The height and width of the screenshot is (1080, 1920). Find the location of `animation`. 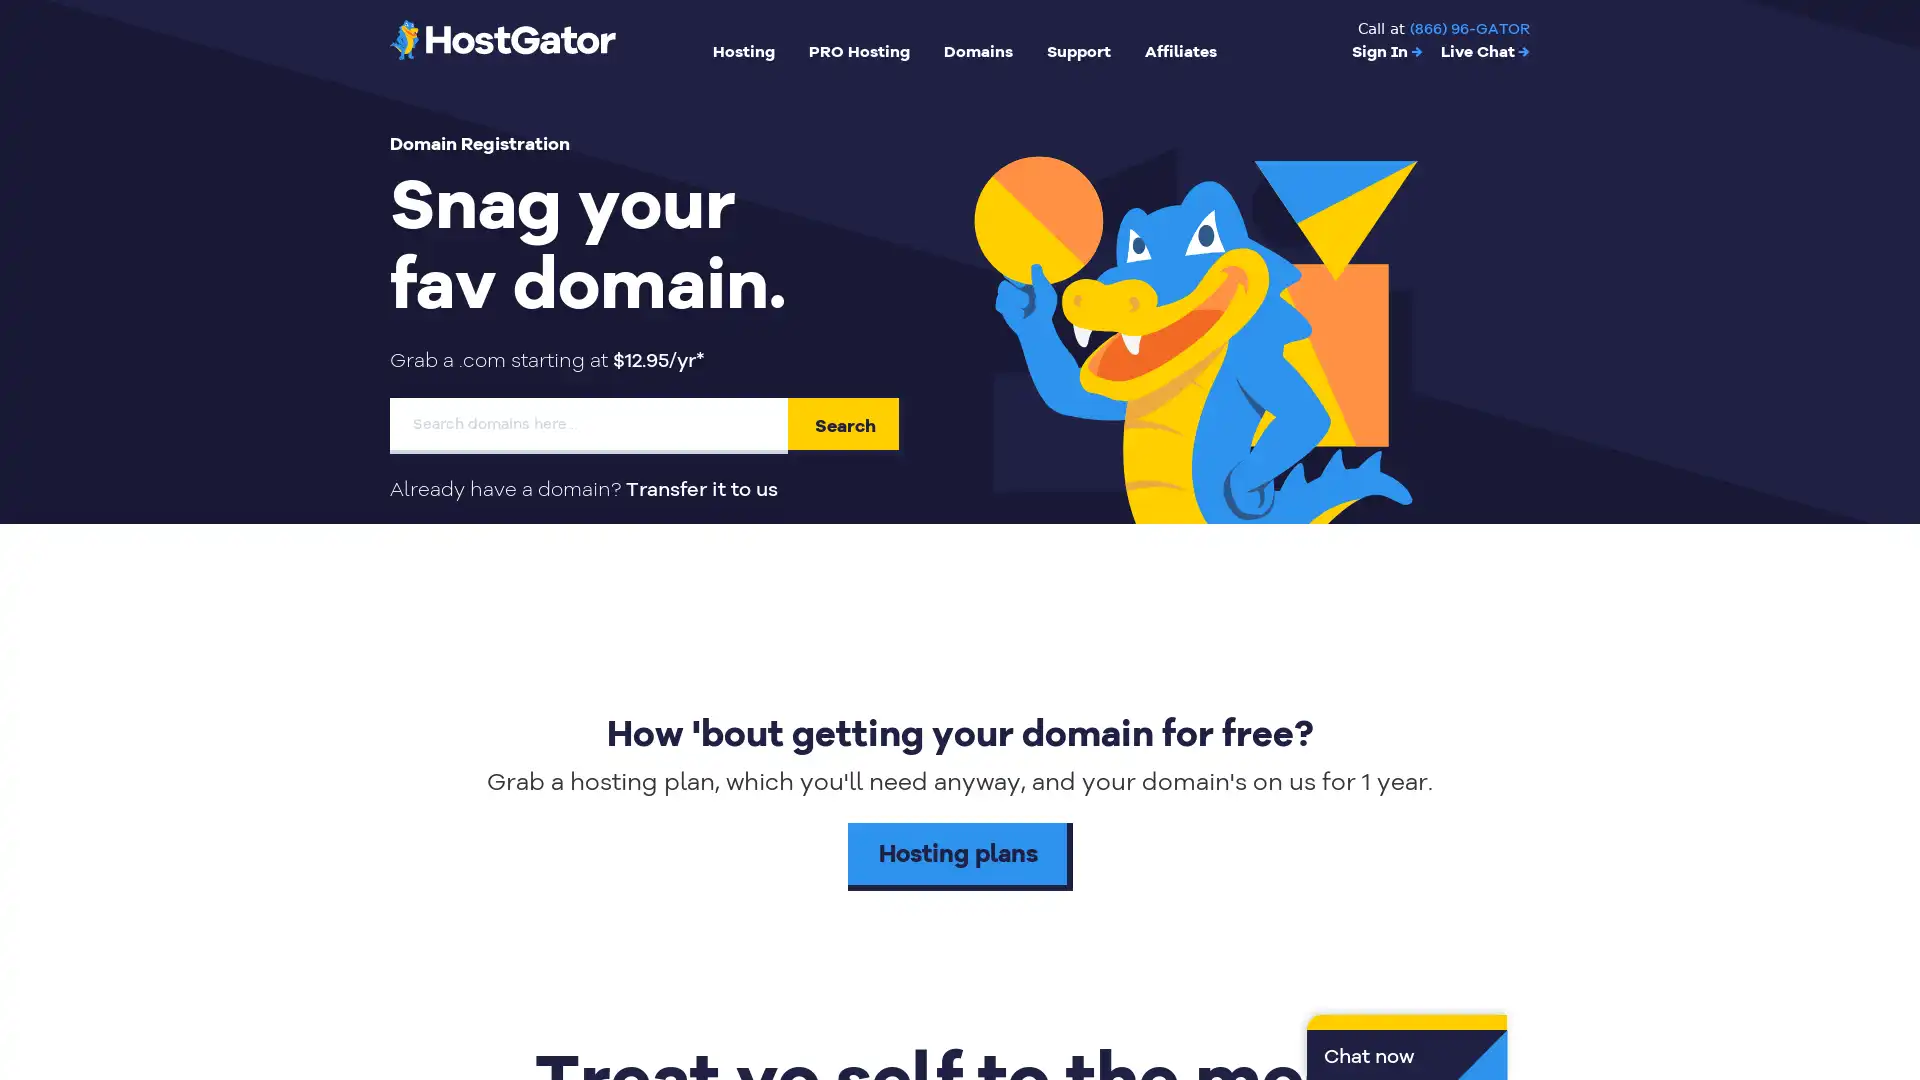

animation is located at coordinates (1198, 315).